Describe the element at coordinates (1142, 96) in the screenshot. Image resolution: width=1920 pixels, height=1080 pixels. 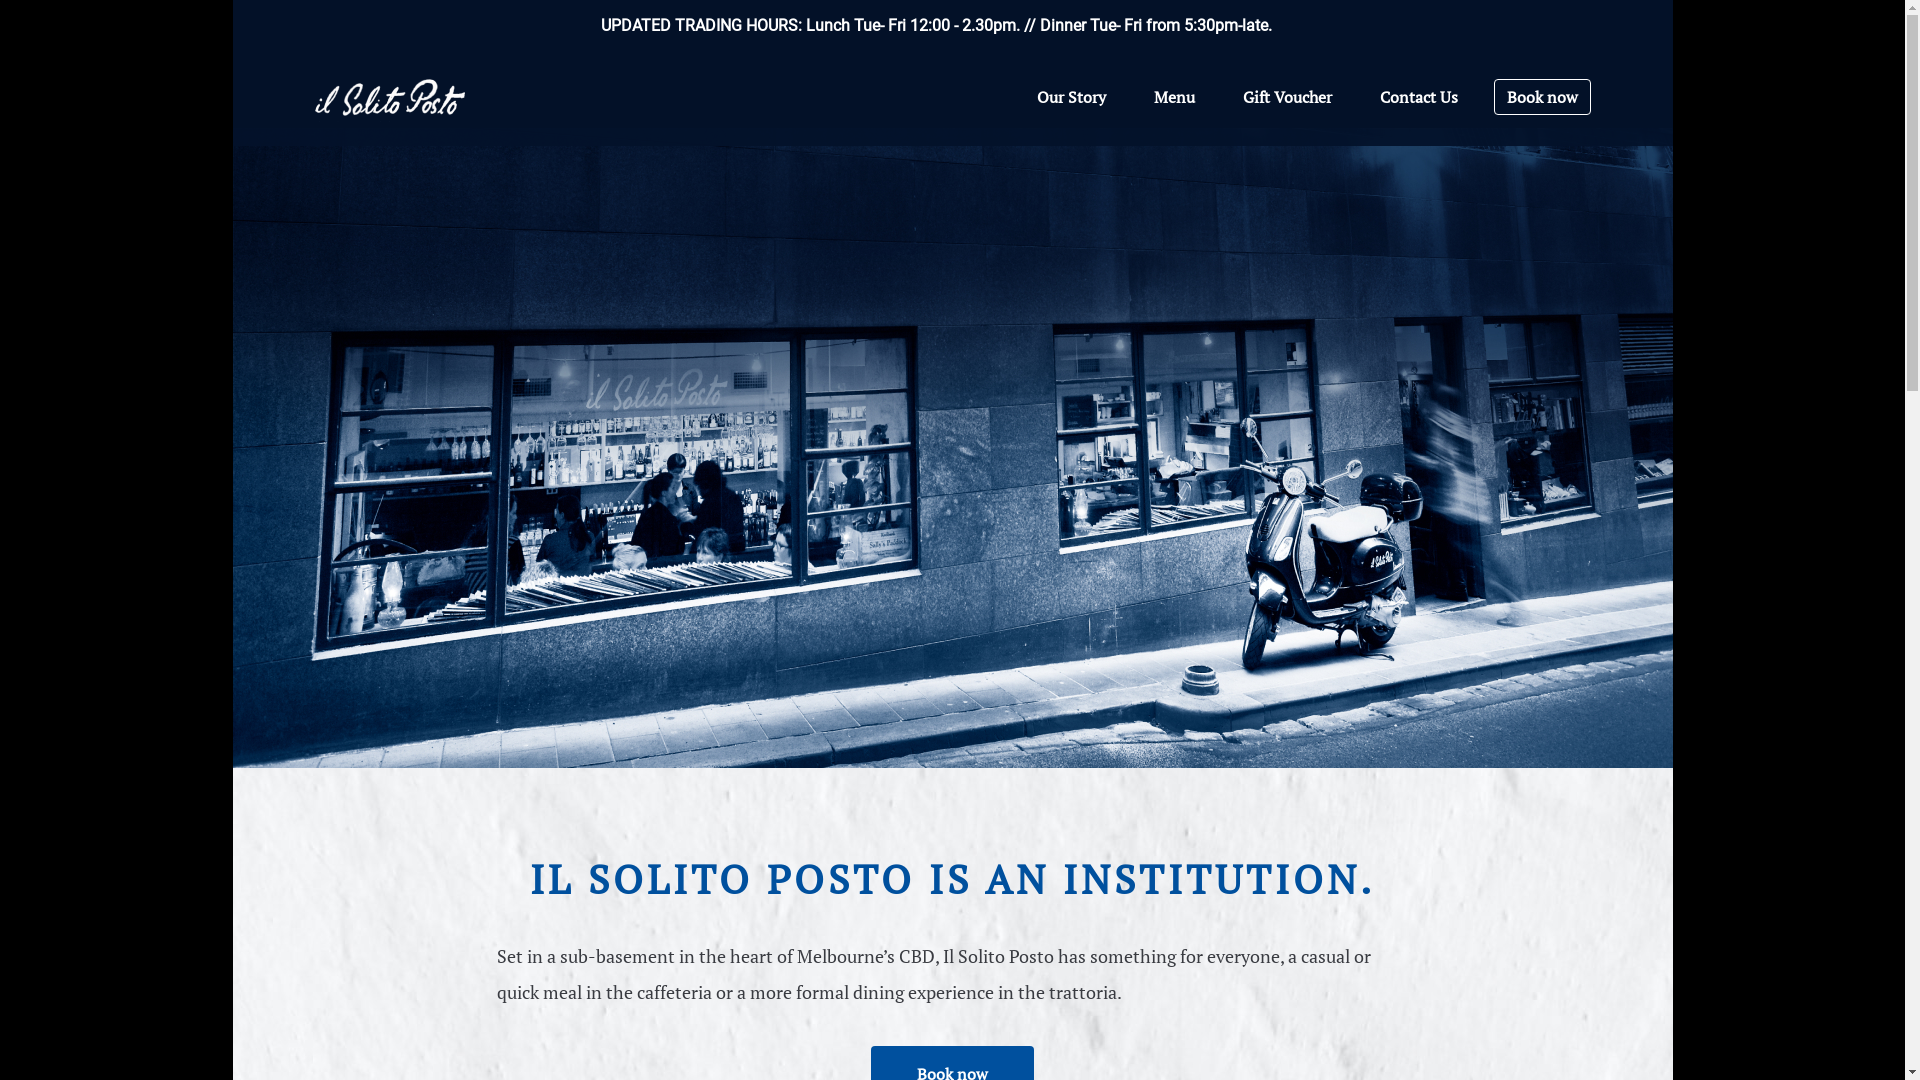
I see `'Menu'` at that location.